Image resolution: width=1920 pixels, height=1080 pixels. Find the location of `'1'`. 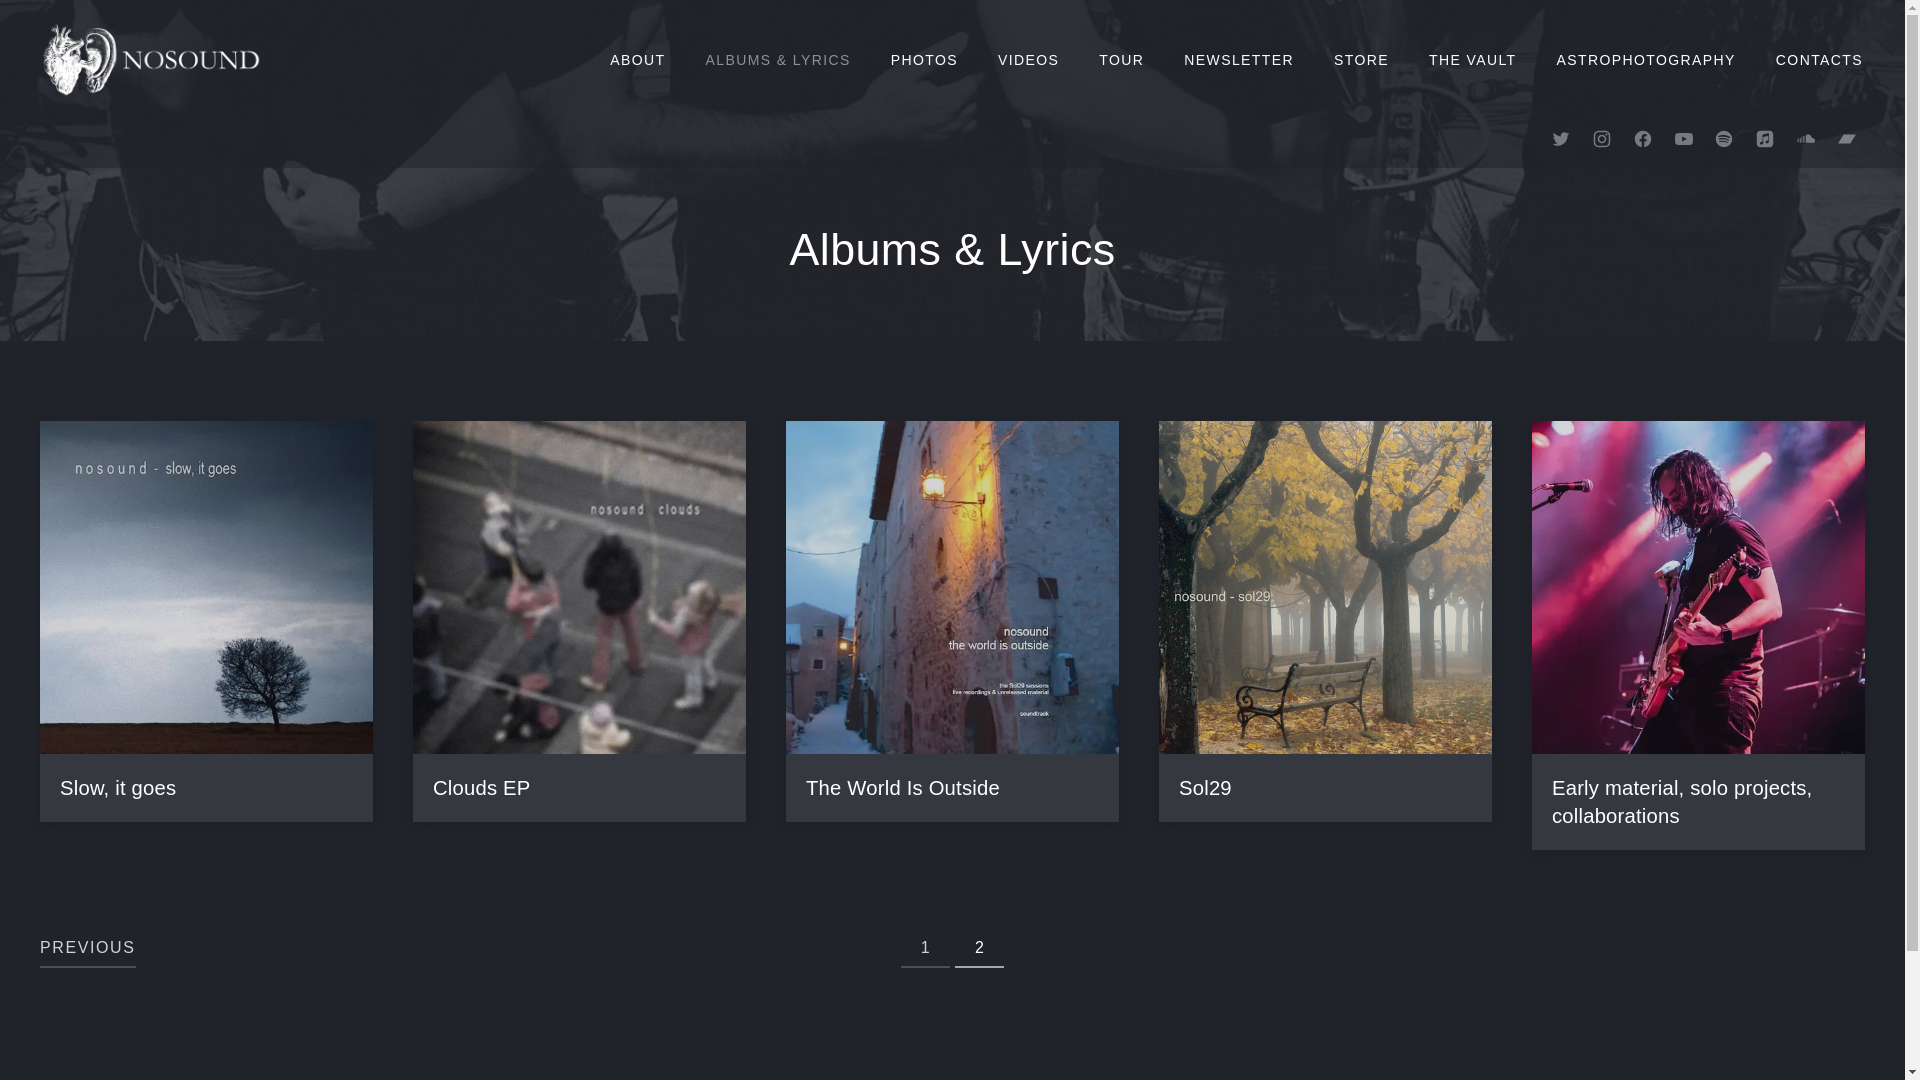

'1' is located at coordinates (924, 947).